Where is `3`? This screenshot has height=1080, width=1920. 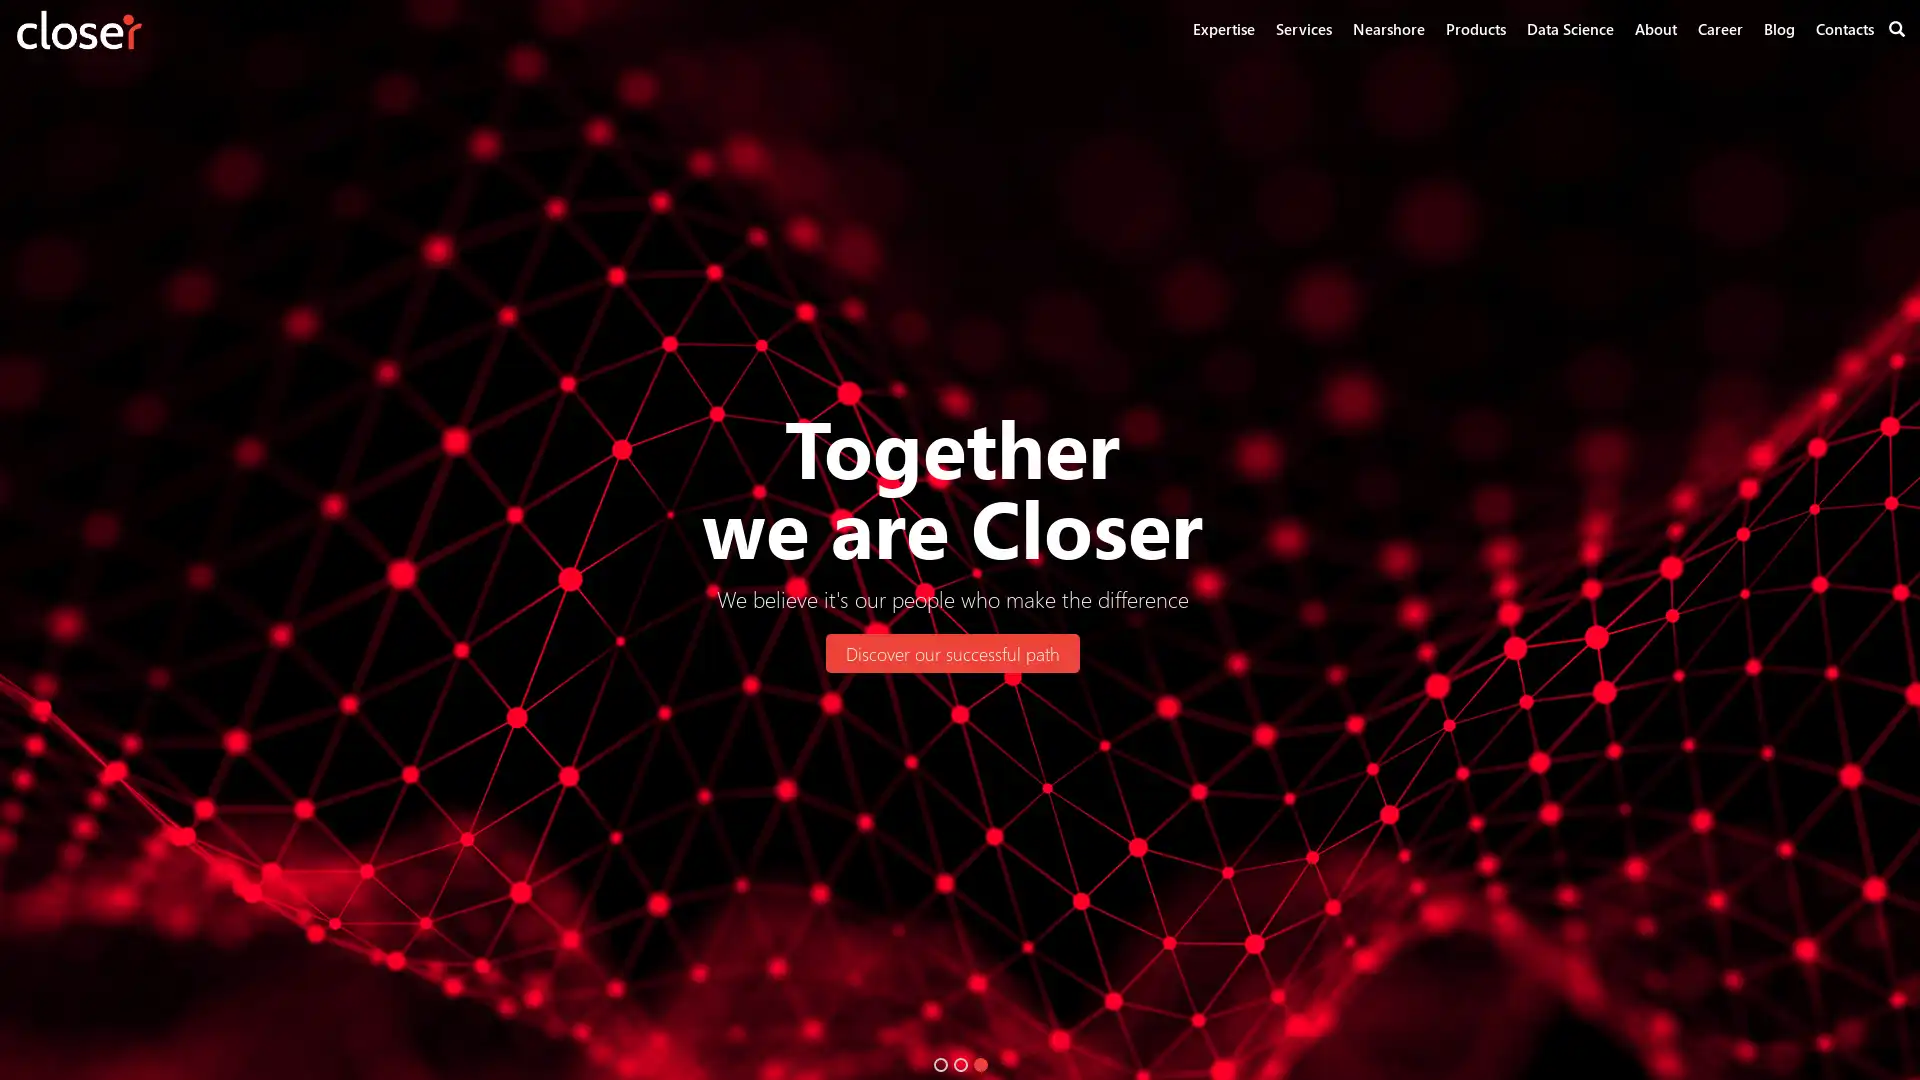
3 is located at coordinates (980, 1063).